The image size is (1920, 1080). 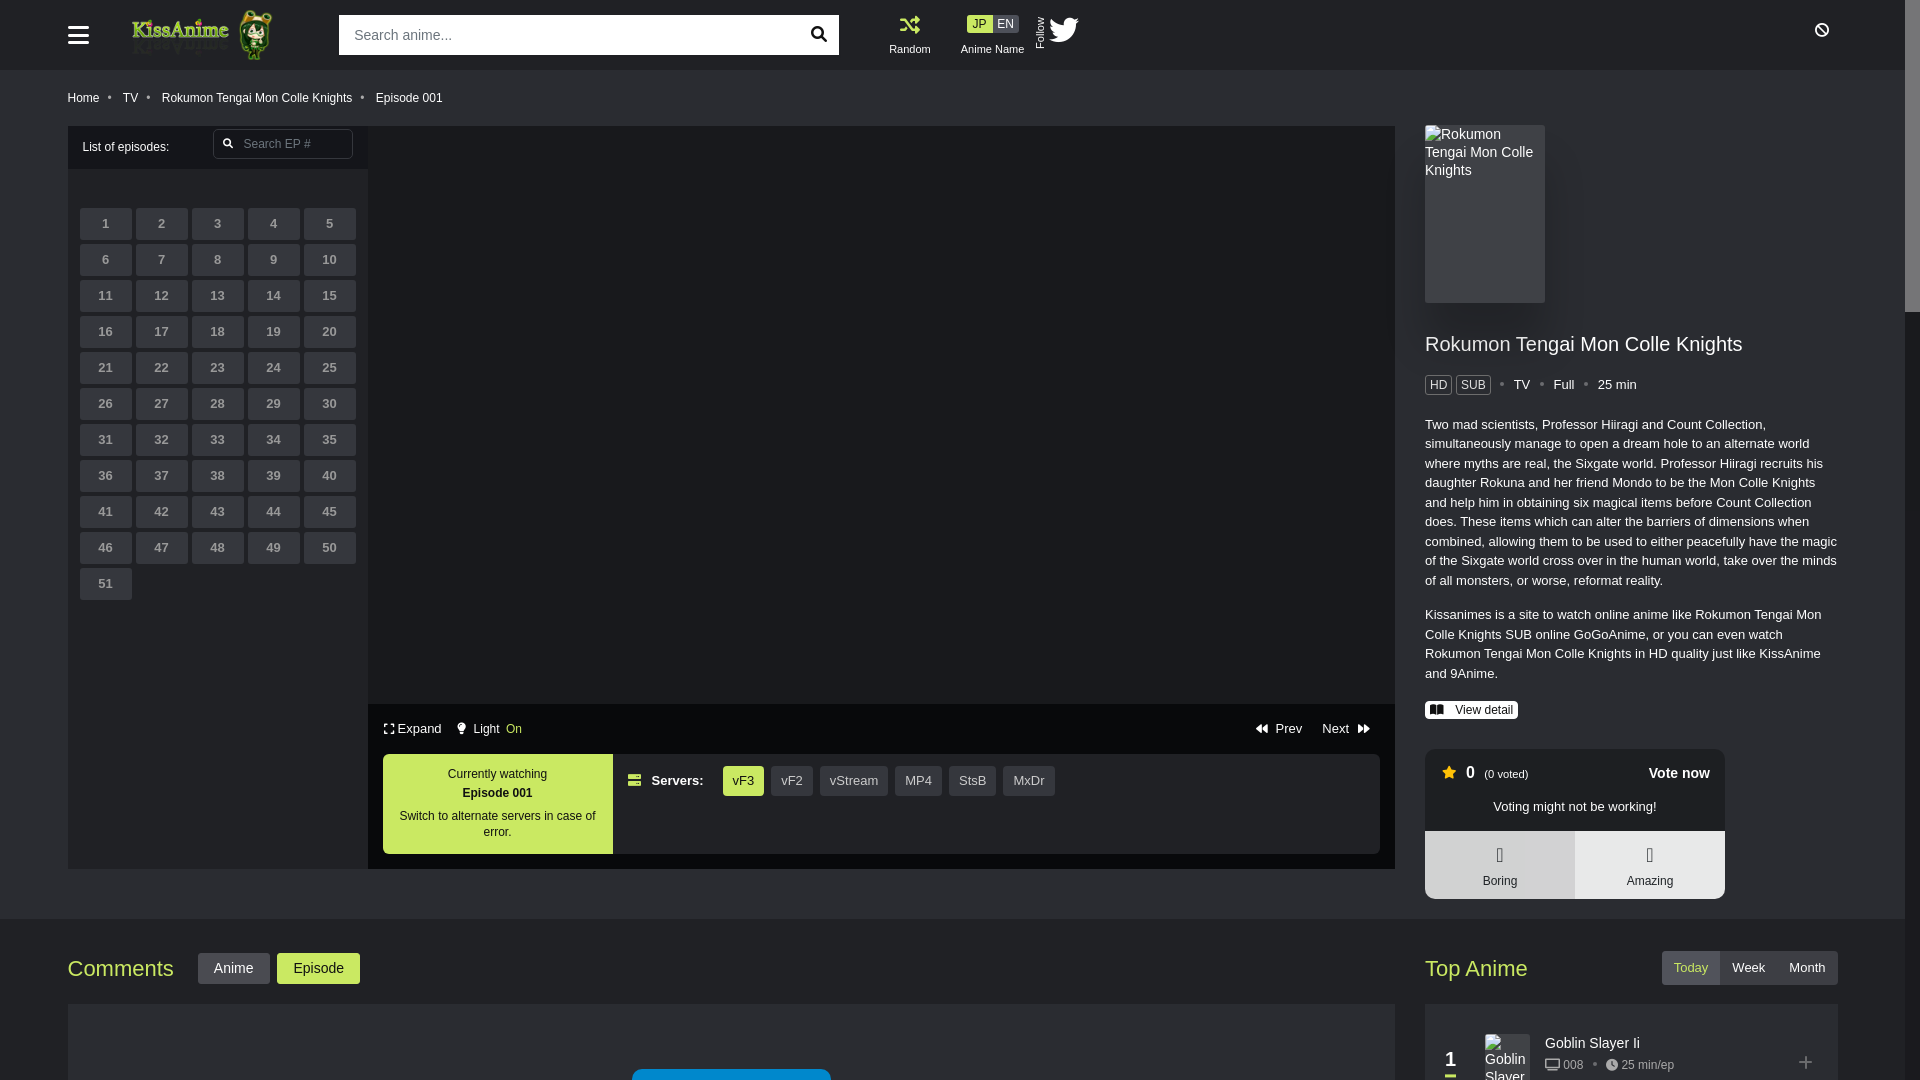 I want to click on '13', so click(x=217, y=296).